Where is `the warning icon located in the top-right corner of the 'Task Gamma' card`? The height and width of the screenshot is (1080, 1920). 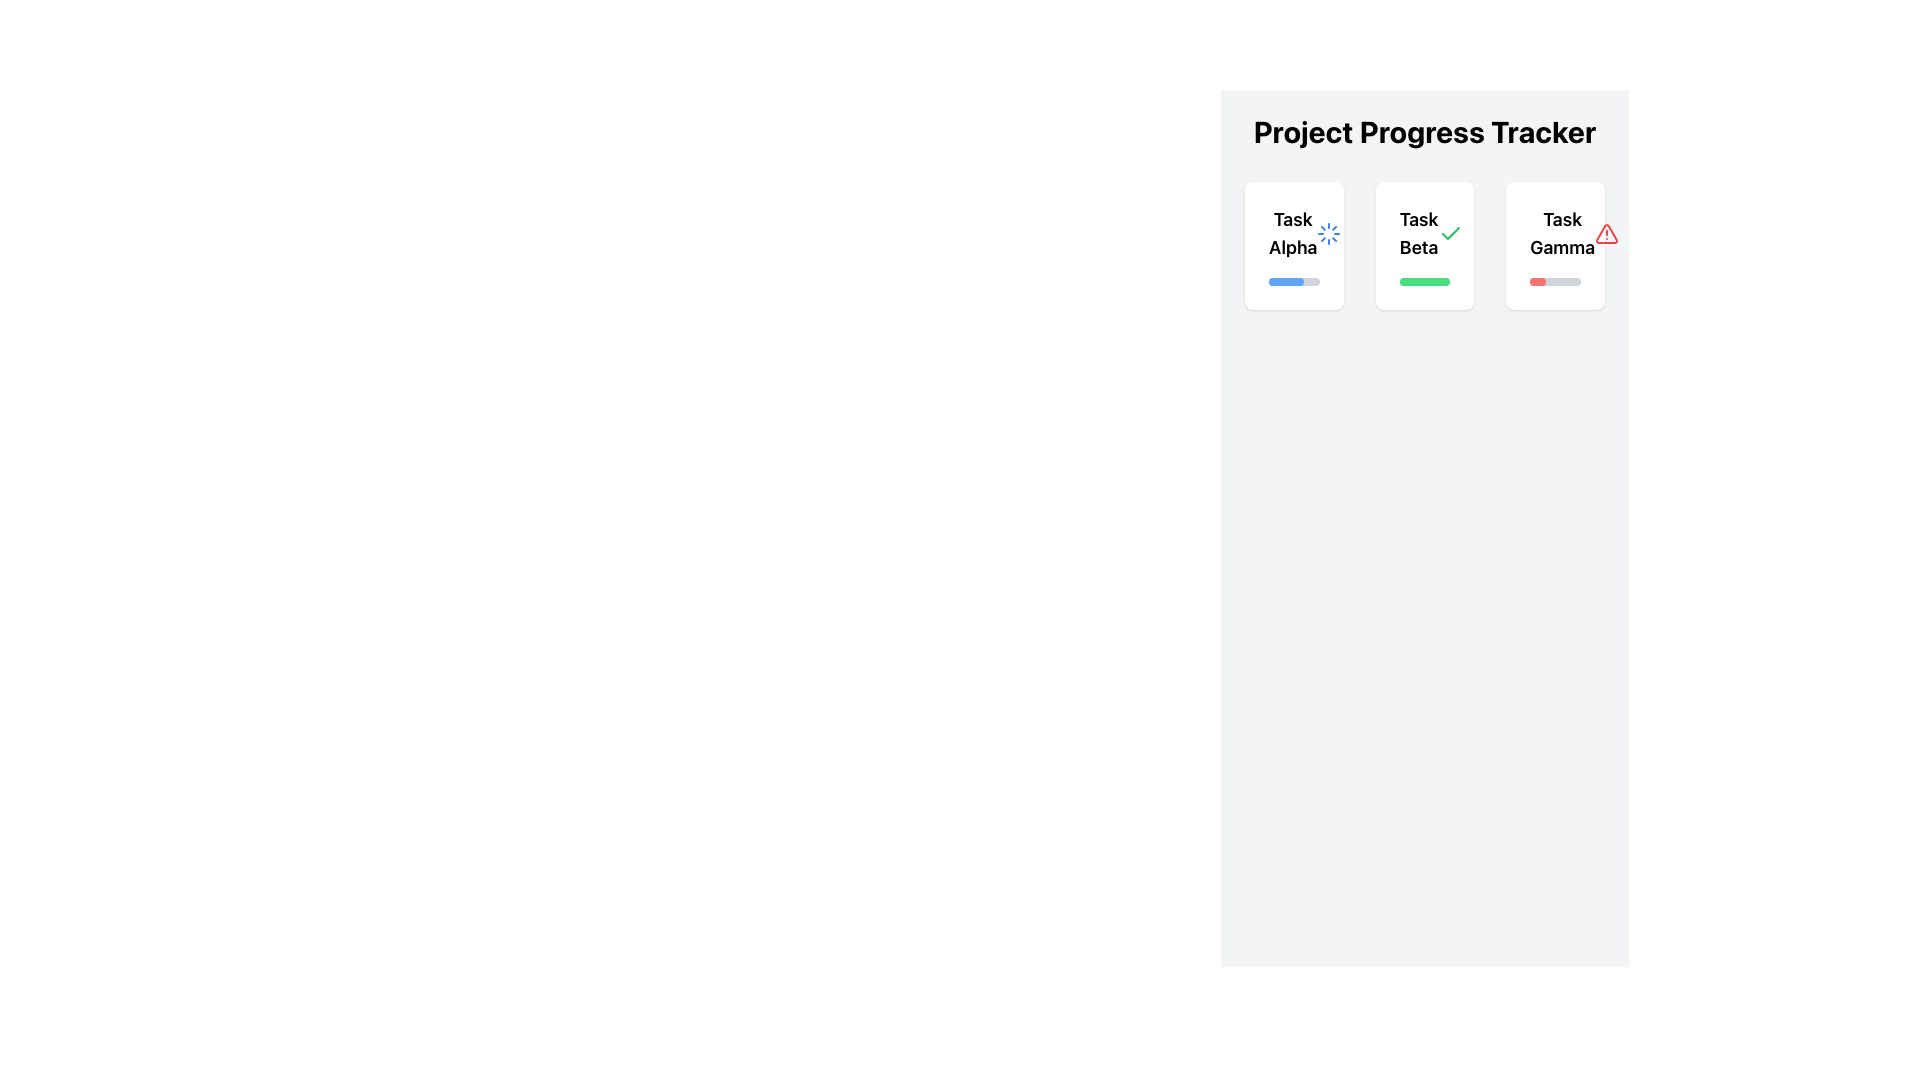
the warning icon located in the top-right corner of the 'Task Gamma' card is located at coordinates (1607, 233).